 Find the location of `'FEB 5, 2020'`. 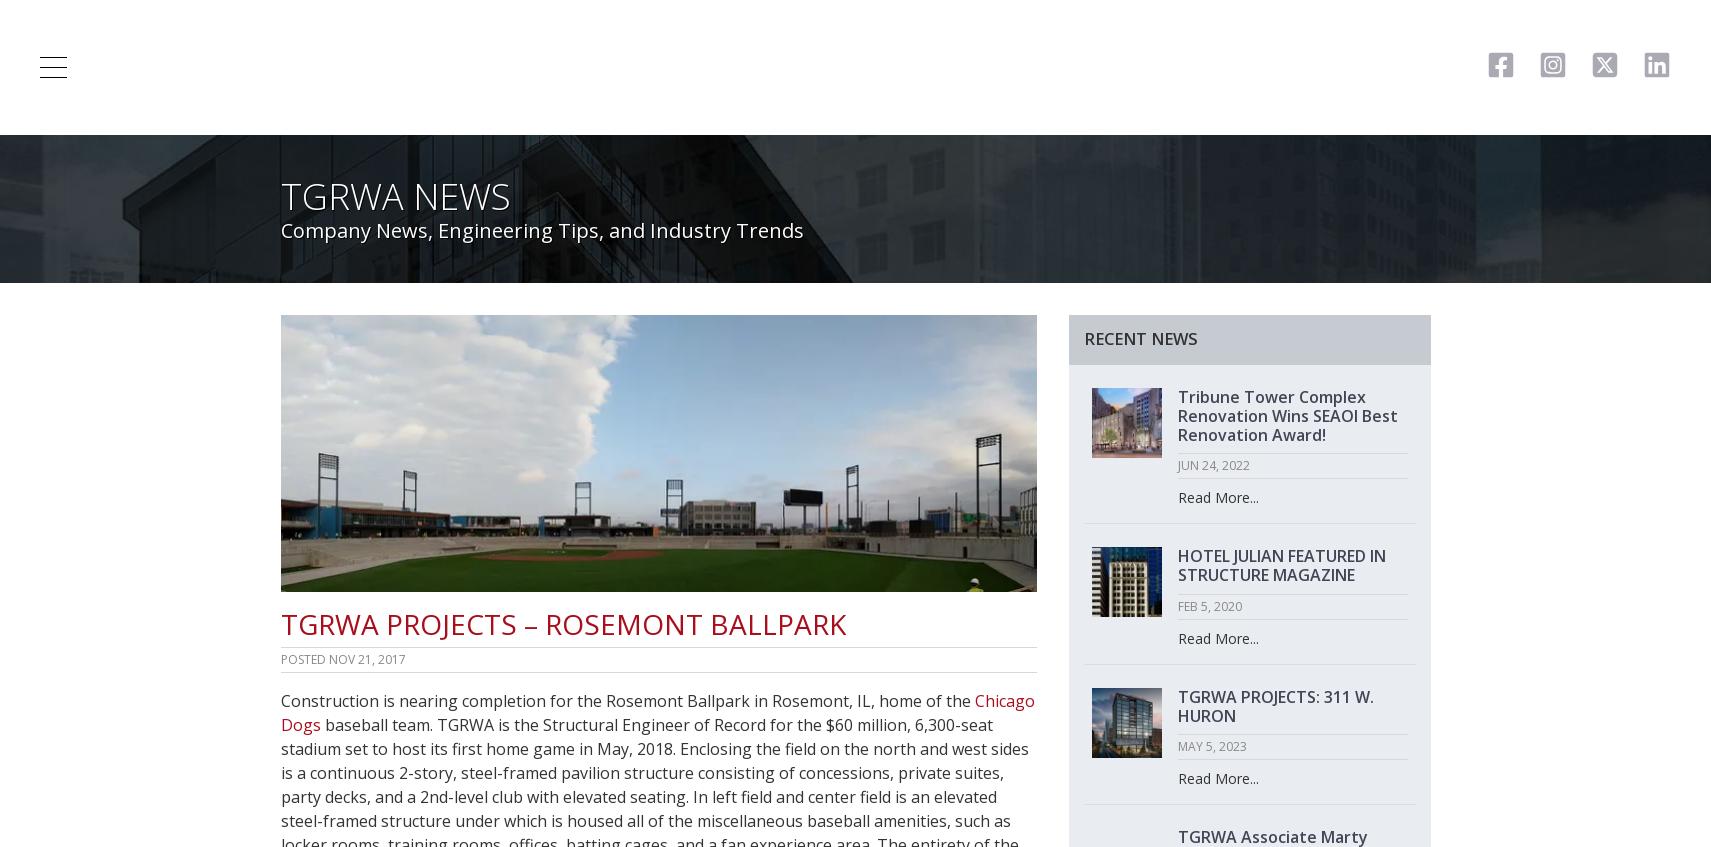

'FEB 5, 2020' is located at coordinates (1207, 605).